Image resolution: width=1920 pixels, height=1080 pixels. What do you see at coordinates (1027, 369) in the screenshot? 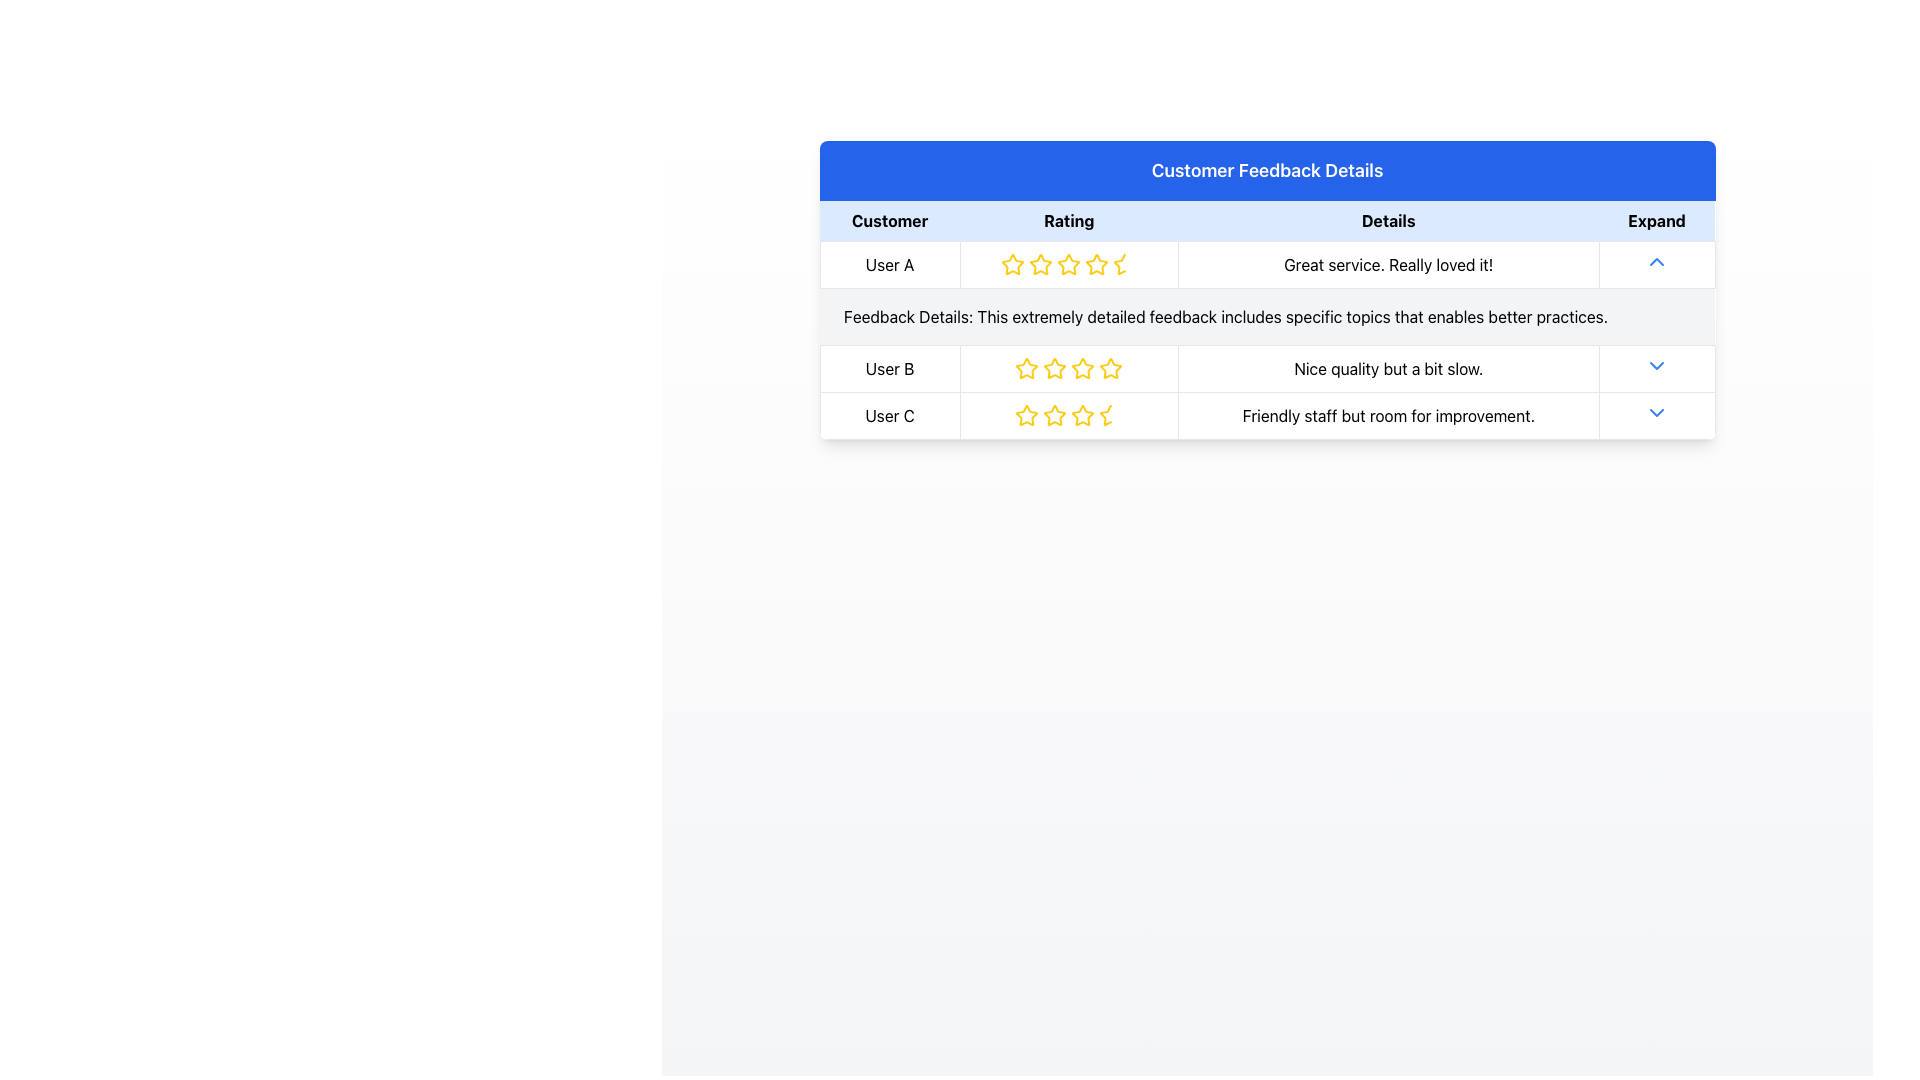
I see `the second star in the rating system for the 'User B' feedback entry, located in the second row of the main feedback section` at bounding box center [1027, 369].